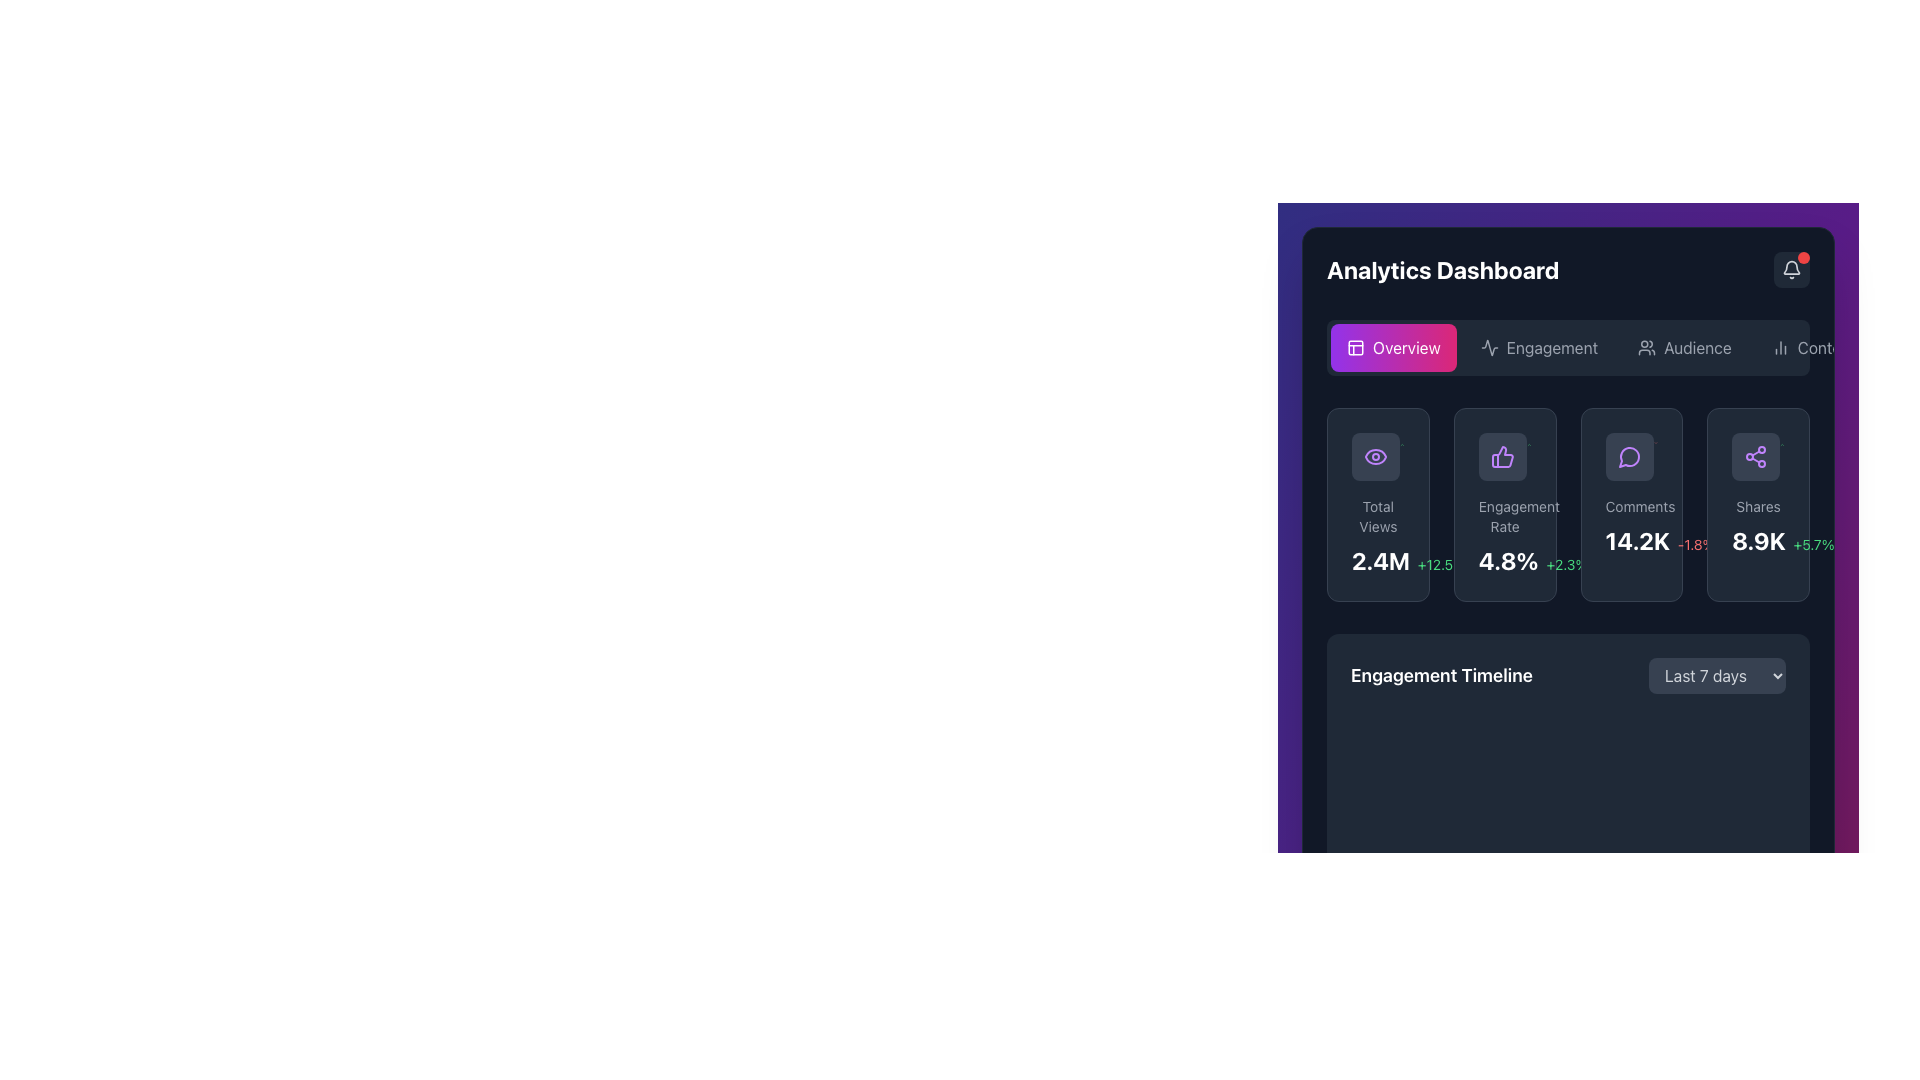  Describe the element at coordinates (1629, 456) in the screenshot. I see `the comments icon located in the third column of the four icons under the 'Comments' section, right below the purple 'Overview' tab in the dashboard` at that location.